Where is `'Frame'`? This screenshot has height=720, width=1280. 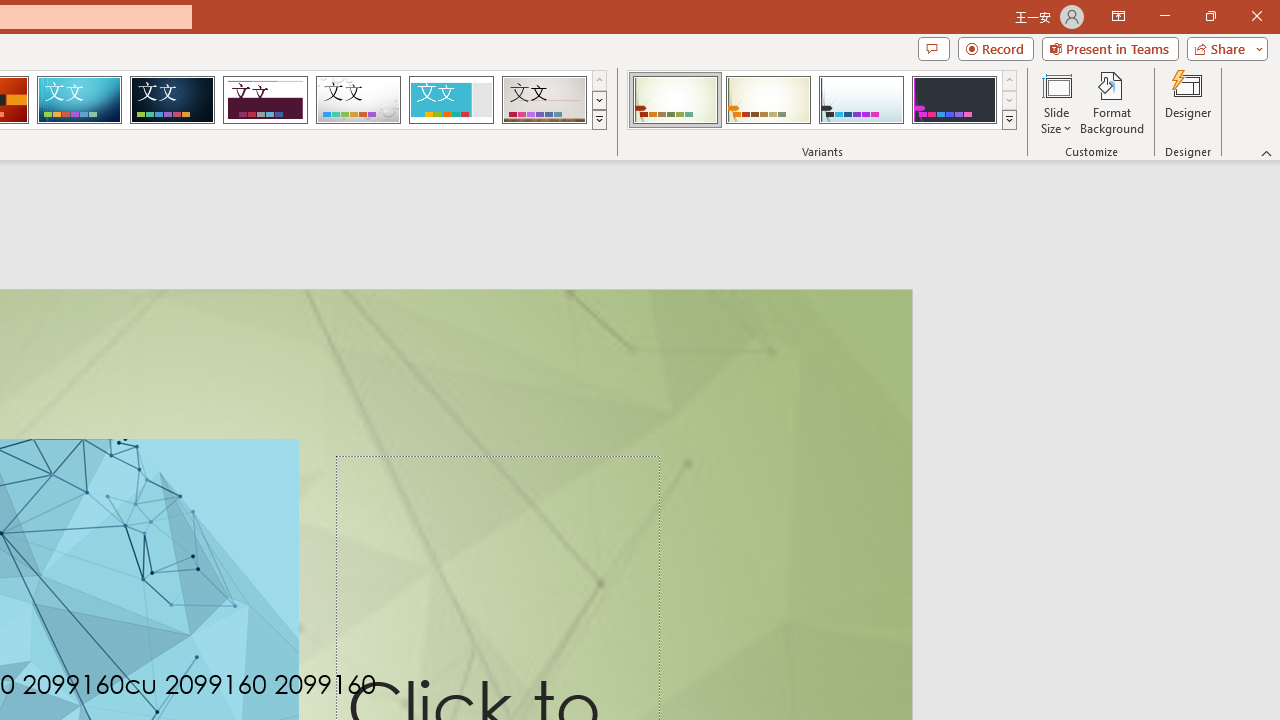 'Frame' is located at coordinates (450, 100).